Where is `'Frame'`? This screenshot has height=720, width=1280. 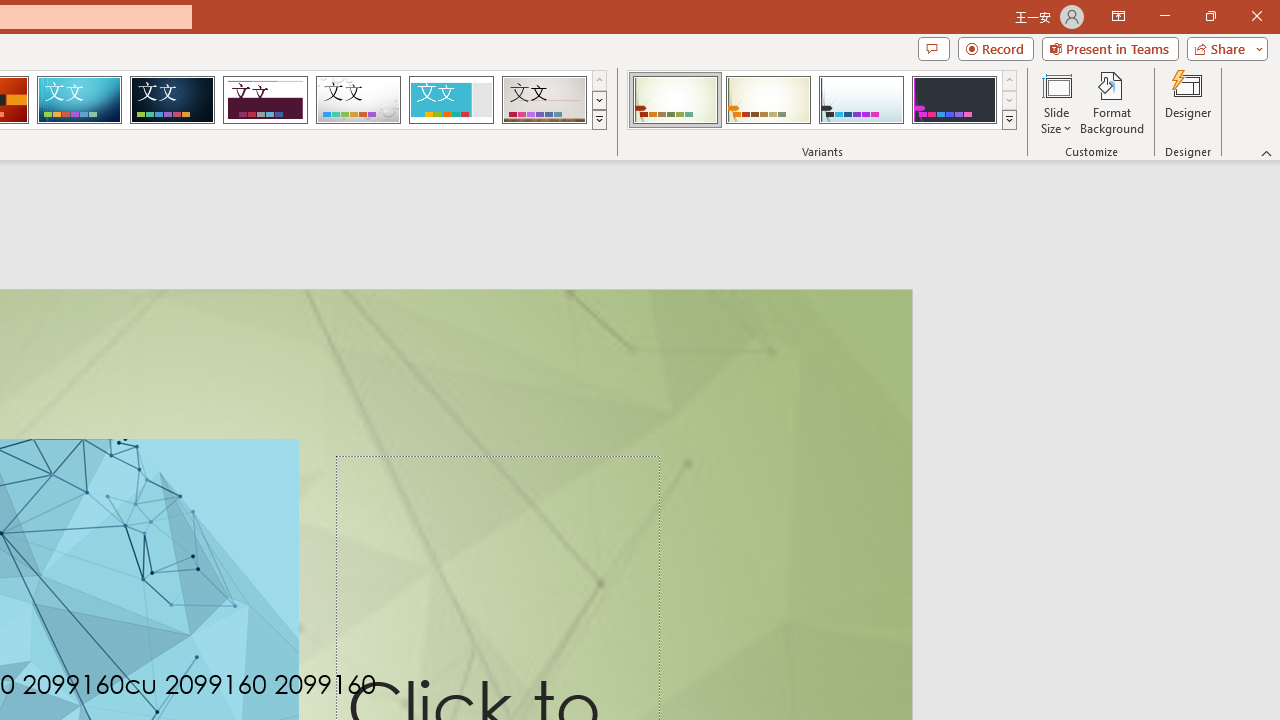 'Frame' is located at coordinates (450, 100).